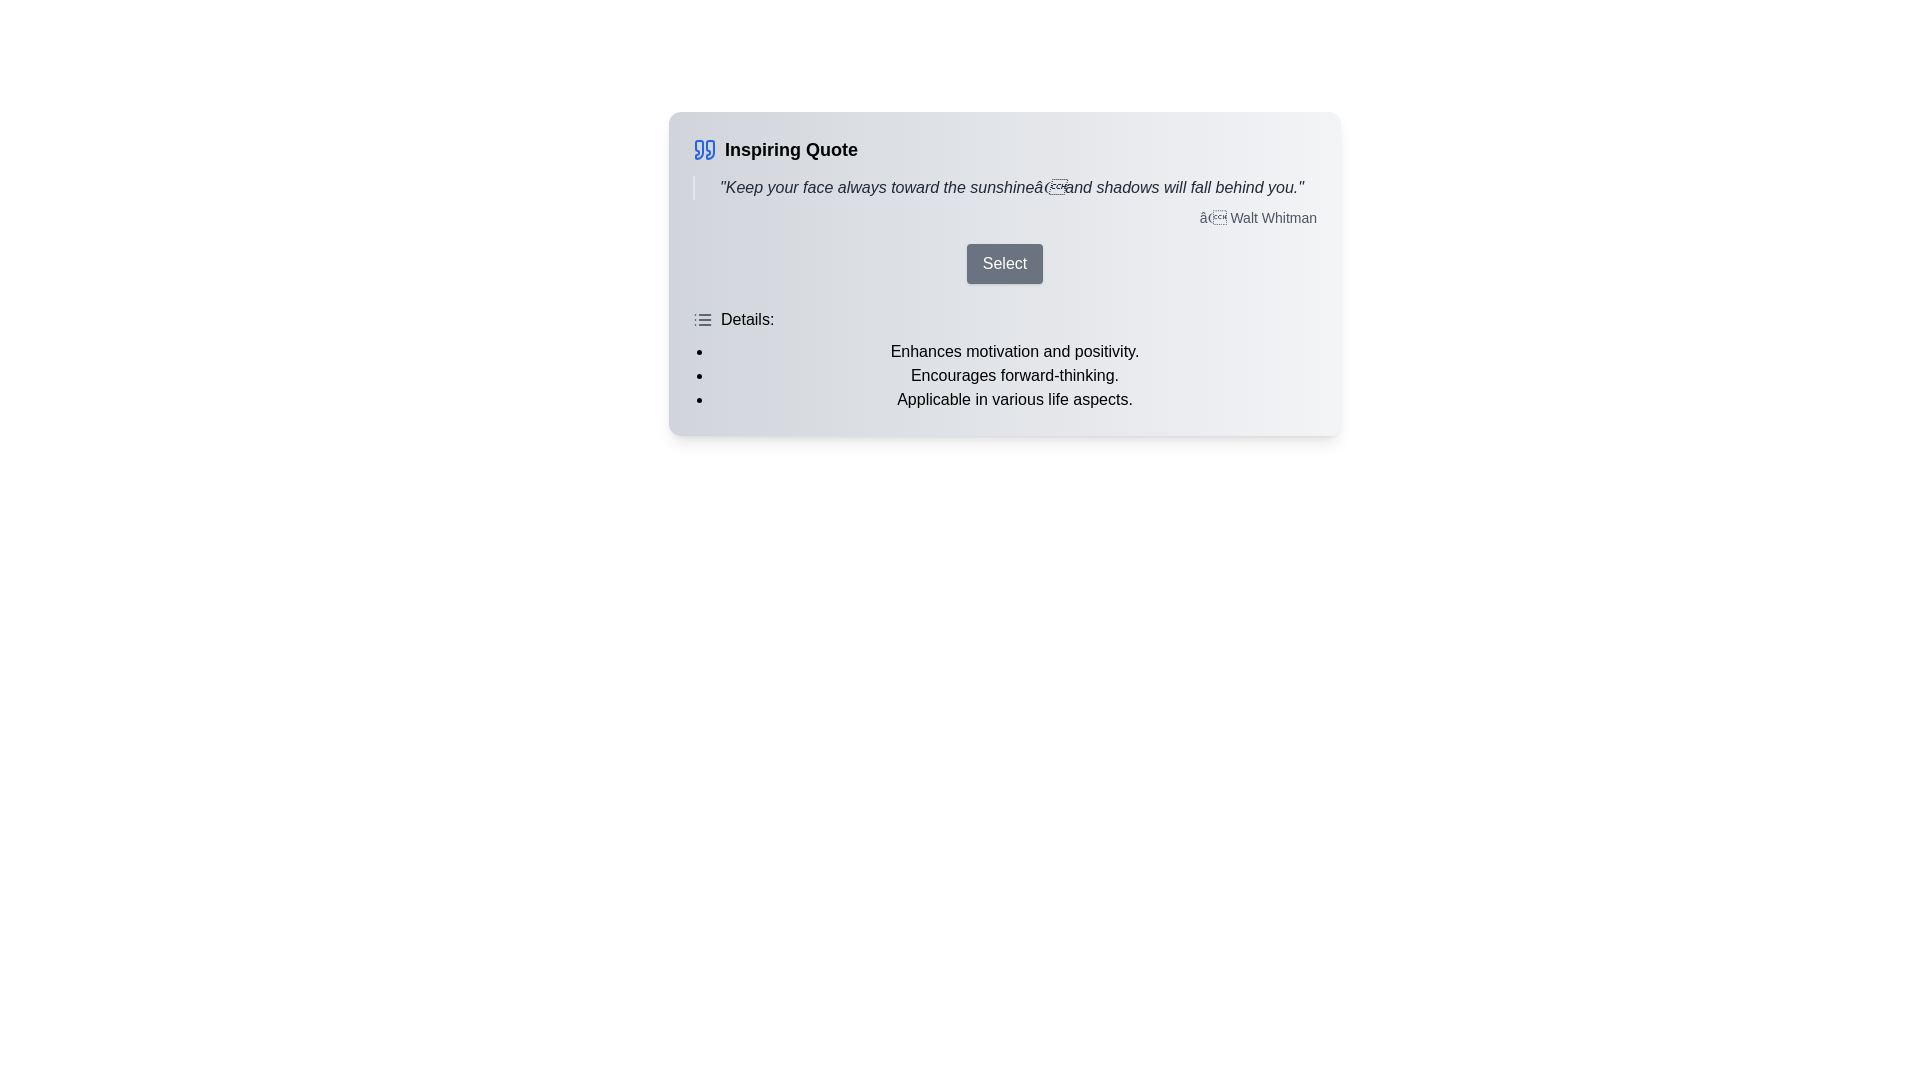  I want to click on the informational section that provides details about enhancements in motivation, positivity, and applicability in life aspects, located centrally below the 'Select' button, so click(1004, 358).